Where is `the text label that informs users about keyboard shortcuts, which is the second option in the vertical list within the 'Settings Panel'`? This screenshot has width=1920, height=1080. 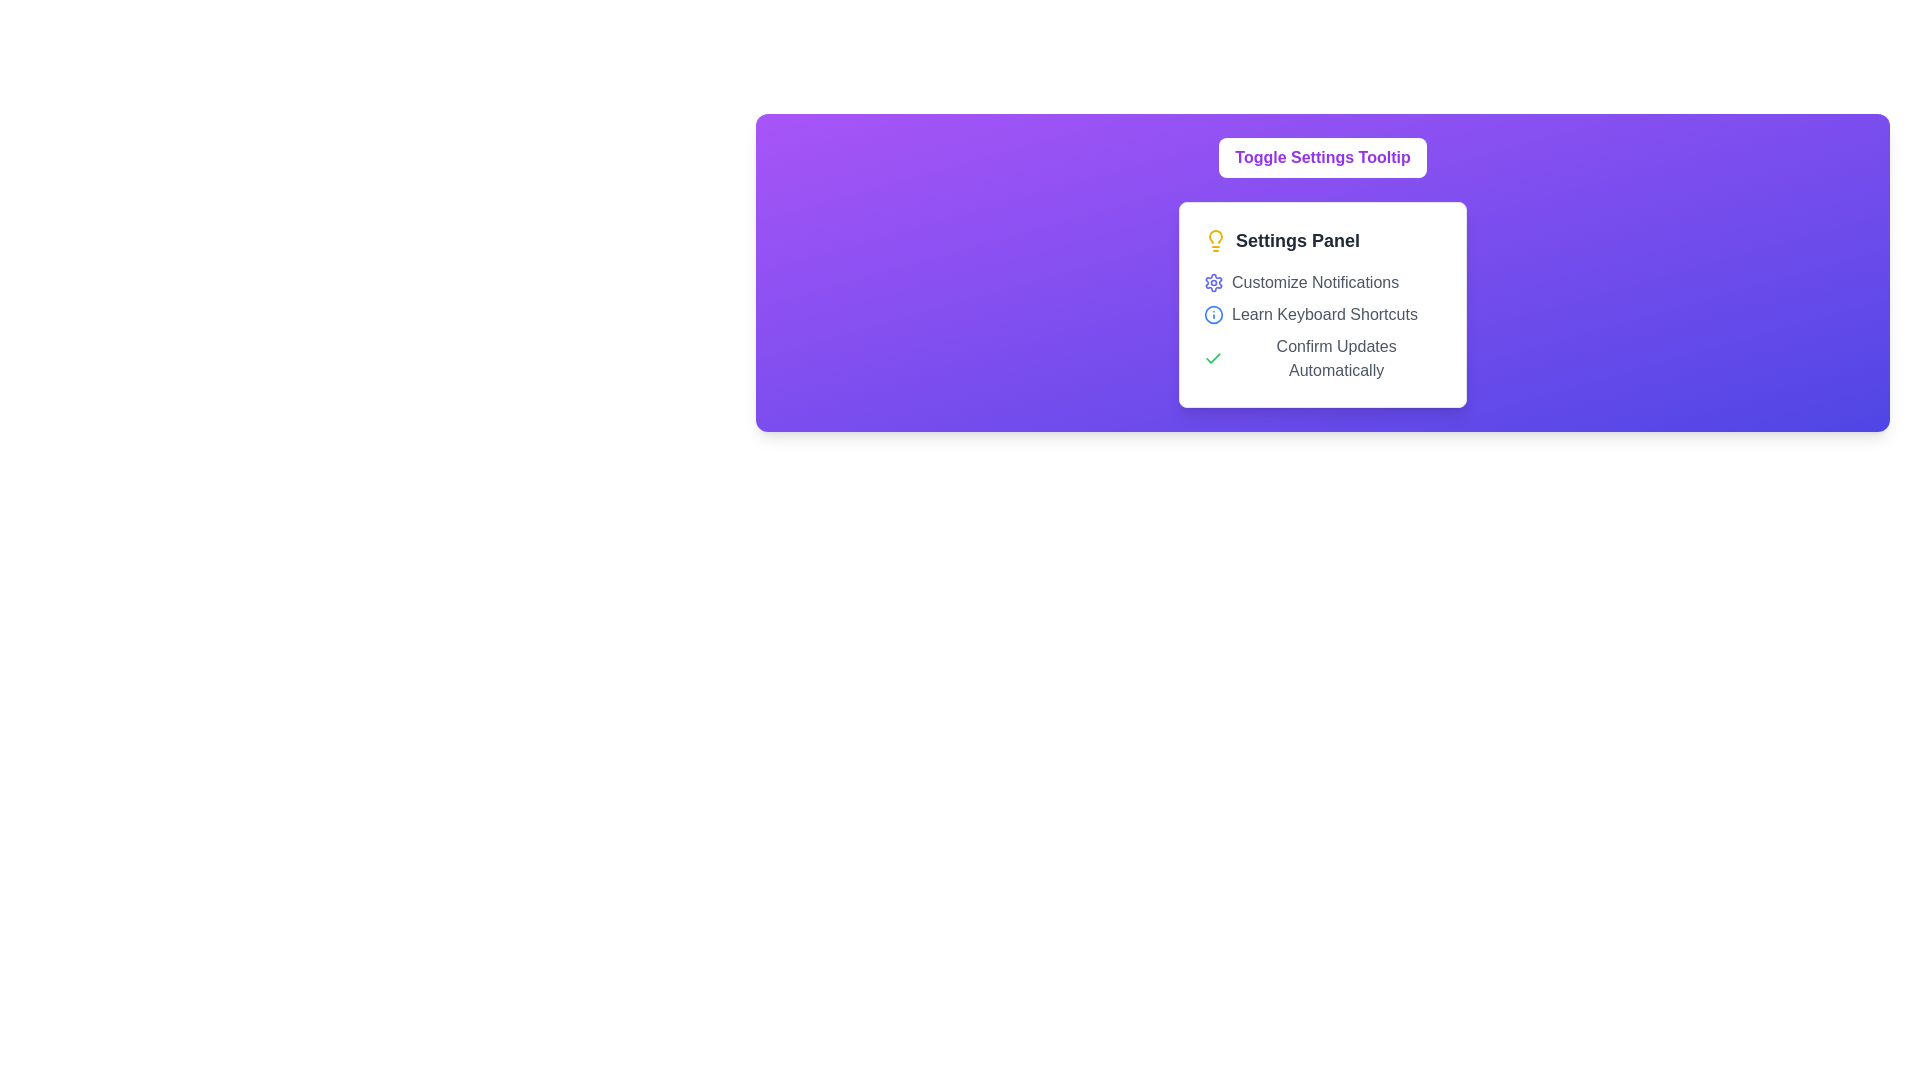
the text label that informs users about keyboard shortcuts, which is the second option in the vertical list within the 'Settings Panel' is located at coordinates (1323, 315).